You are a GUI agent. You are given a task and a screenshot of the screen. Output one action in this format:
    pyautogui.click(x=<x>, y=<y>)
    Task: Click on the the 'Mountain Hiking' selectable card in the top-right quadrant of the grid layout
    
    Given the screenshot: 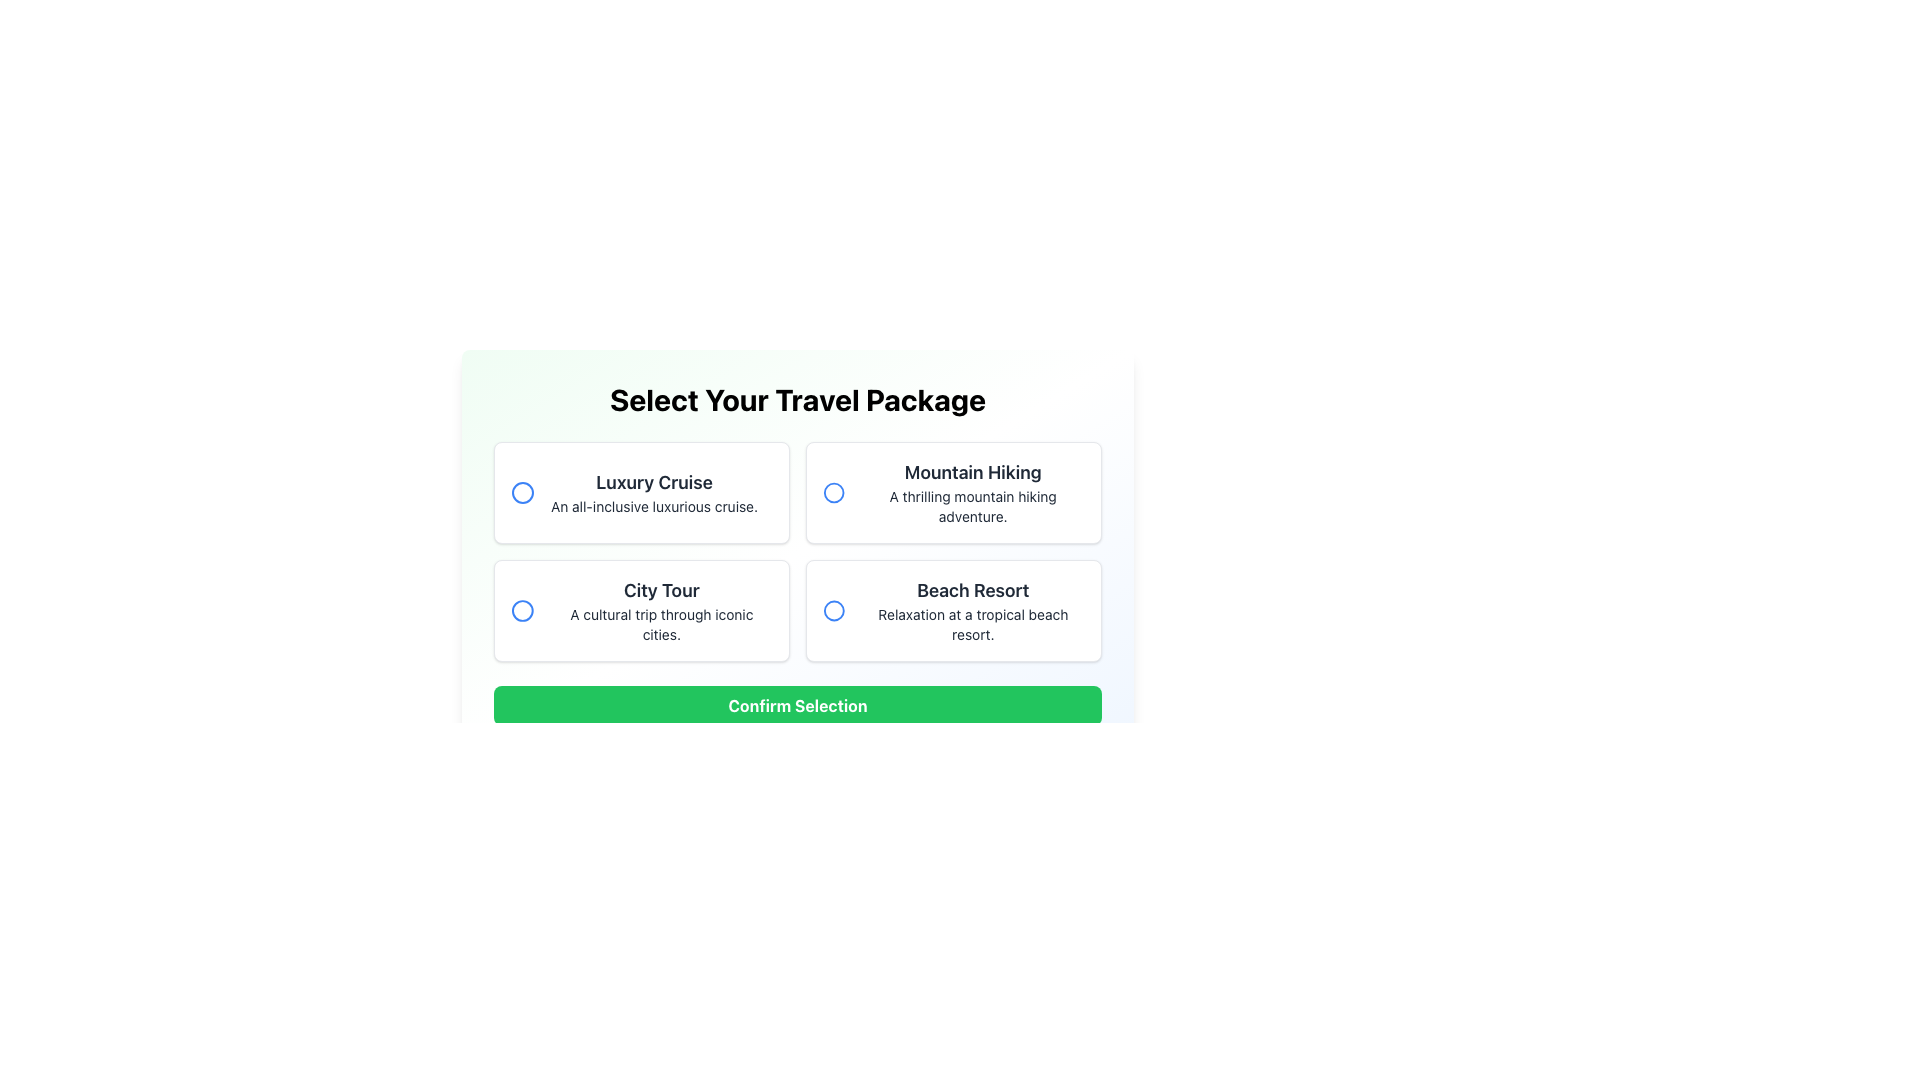 What is the action you would take?
    pyautogui.click(x=953, y=493)
    